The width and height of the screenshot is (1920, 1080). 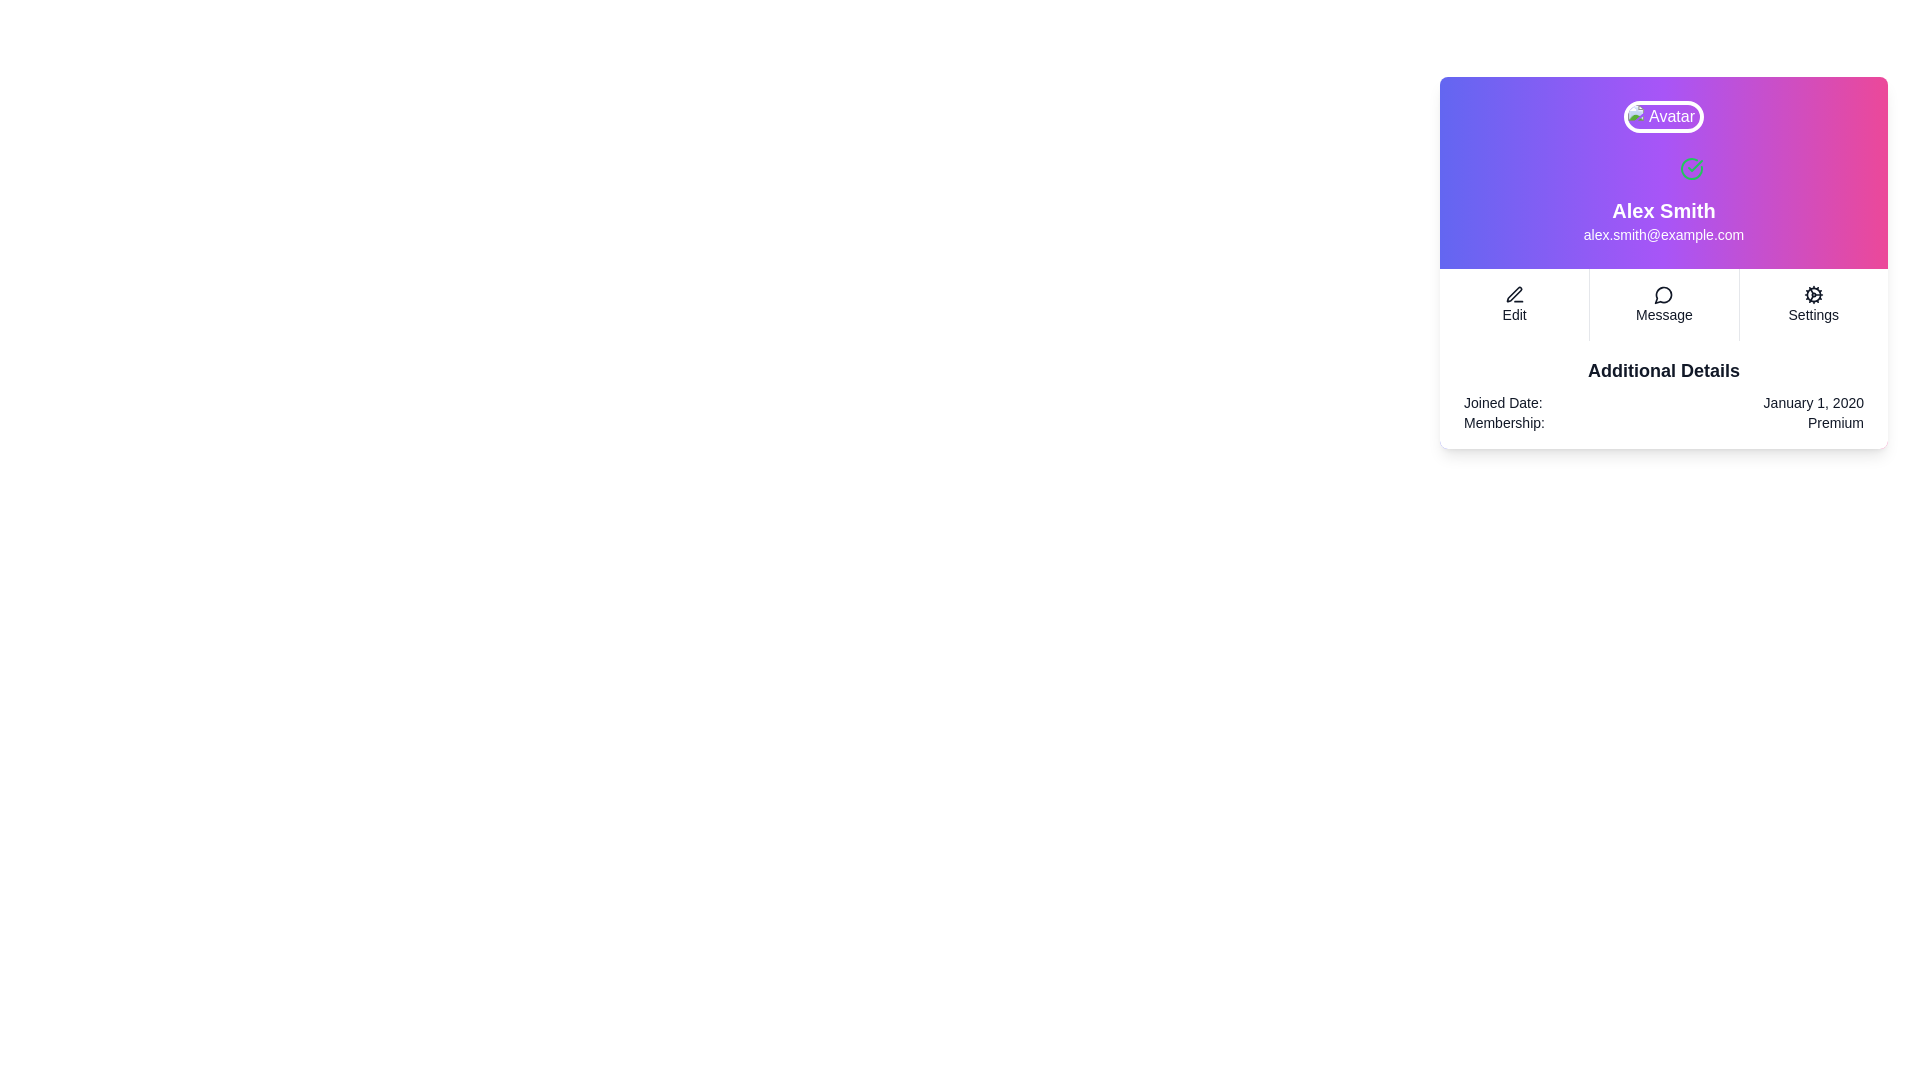 What do you see at coordinates (1514, 315) in the screenshot?
I see `the label that describes the action for editing user information, located below the pen icon and above a horizontal divider` at bounding box center [1514, 315].